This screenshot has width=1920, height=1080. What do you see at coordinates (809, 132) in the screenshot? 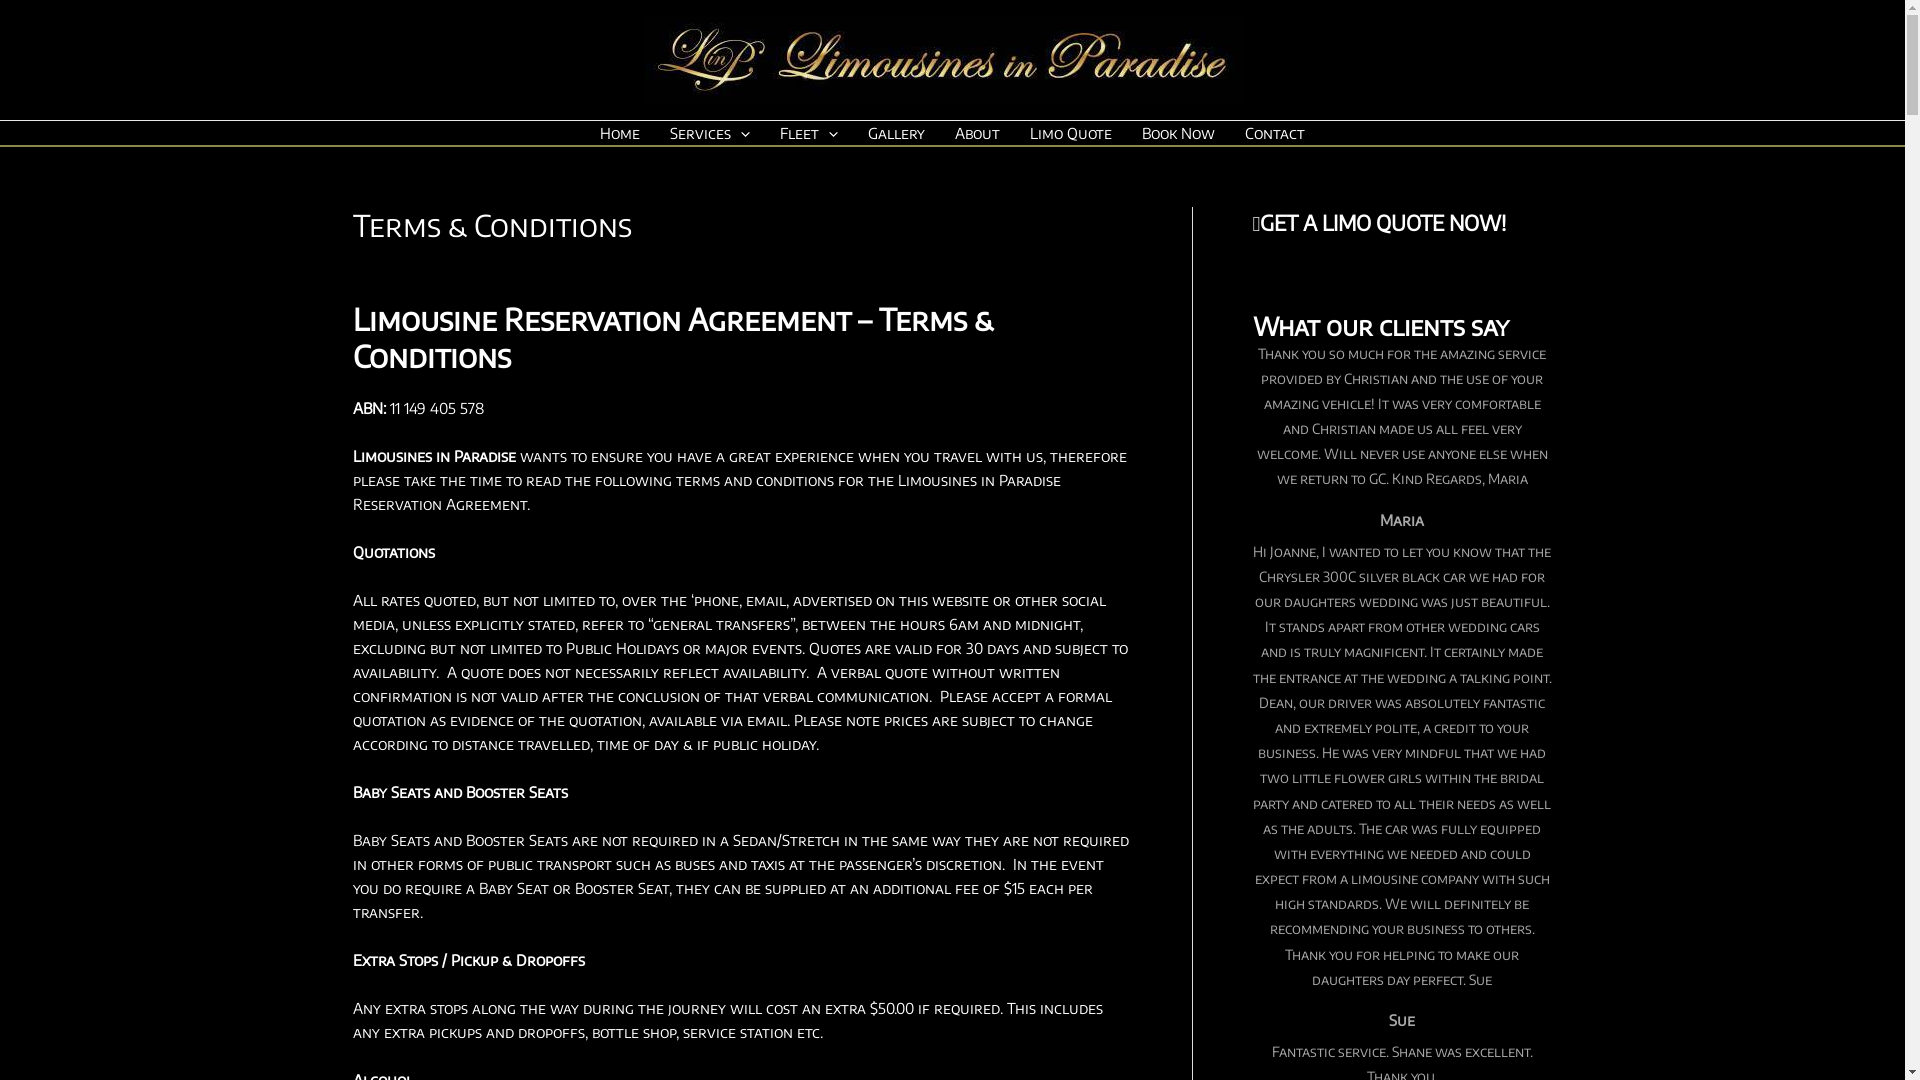
I see `'Fleet'` at bounding box center [809, 132].